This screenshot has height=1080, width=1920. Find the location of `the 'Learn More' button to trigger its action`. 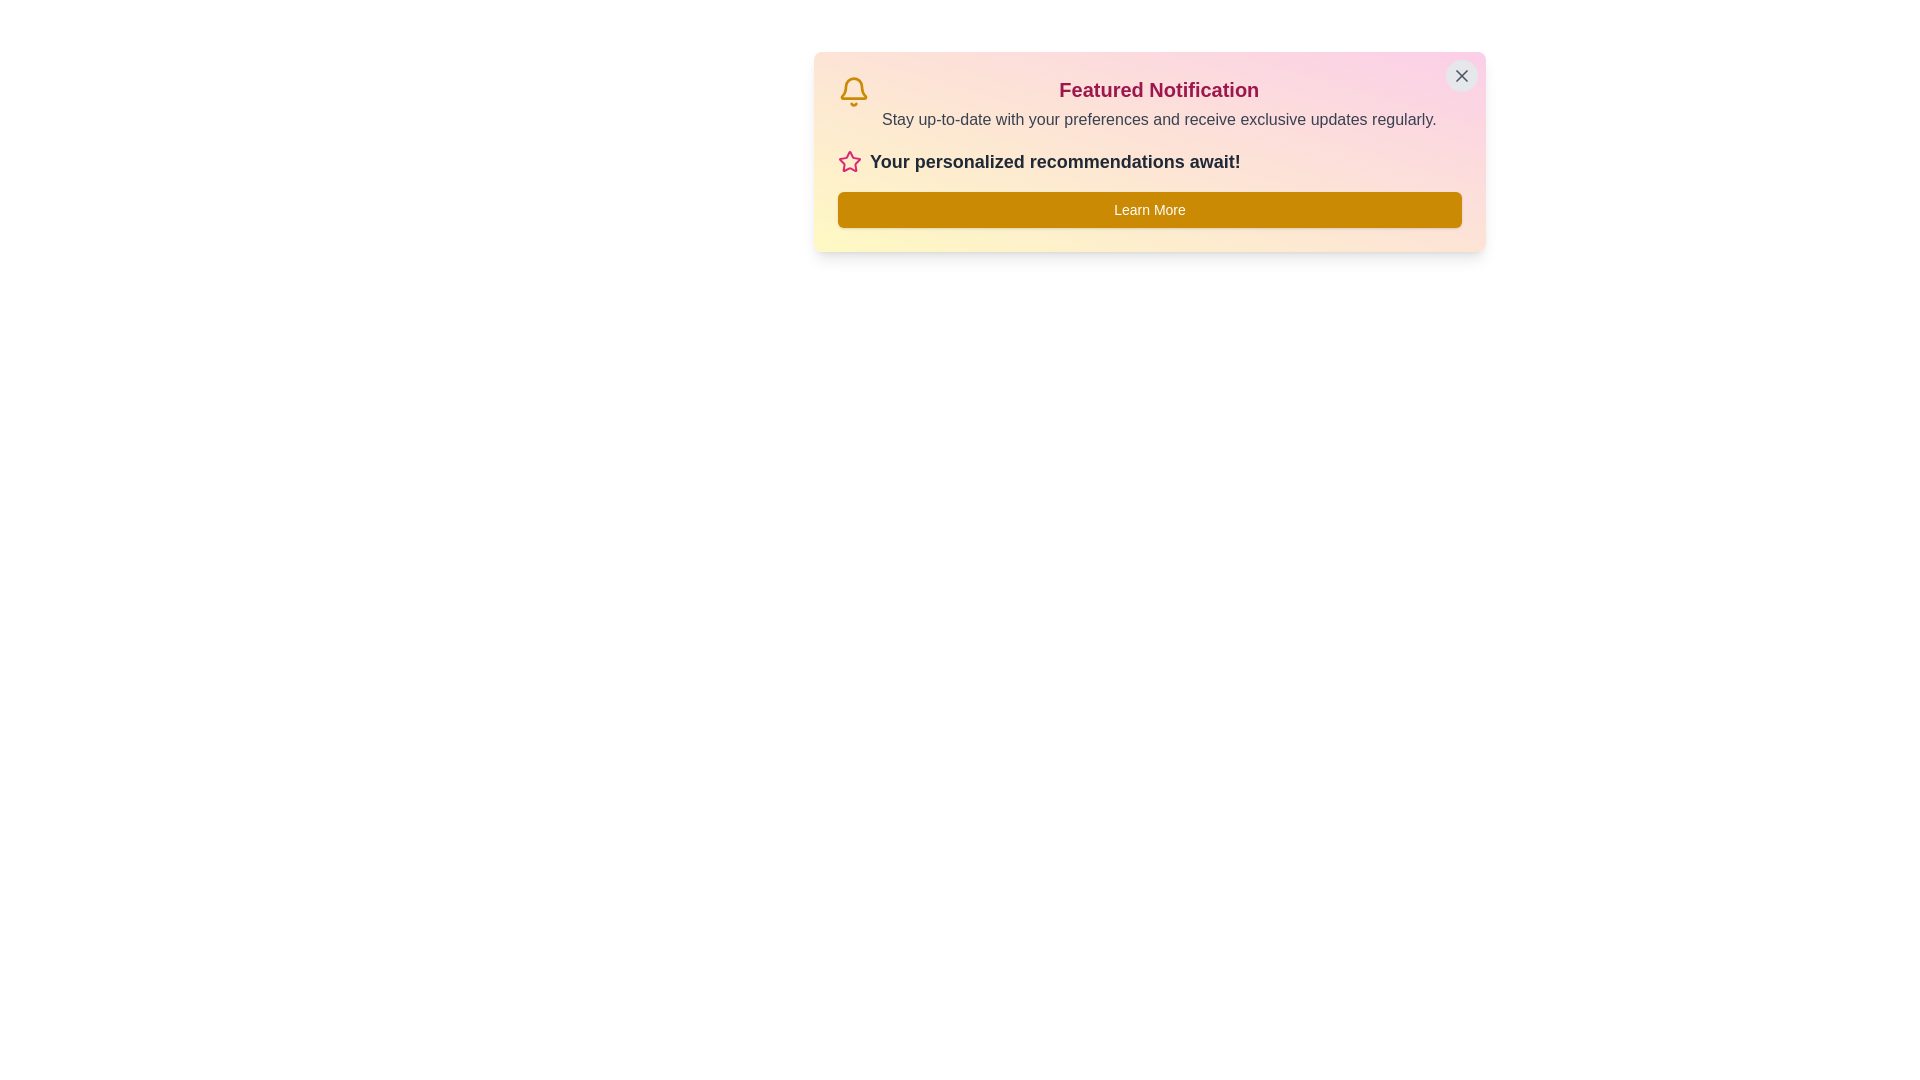

the 'Learn More' button to trigger its action is located at coordinates (1150, 209).